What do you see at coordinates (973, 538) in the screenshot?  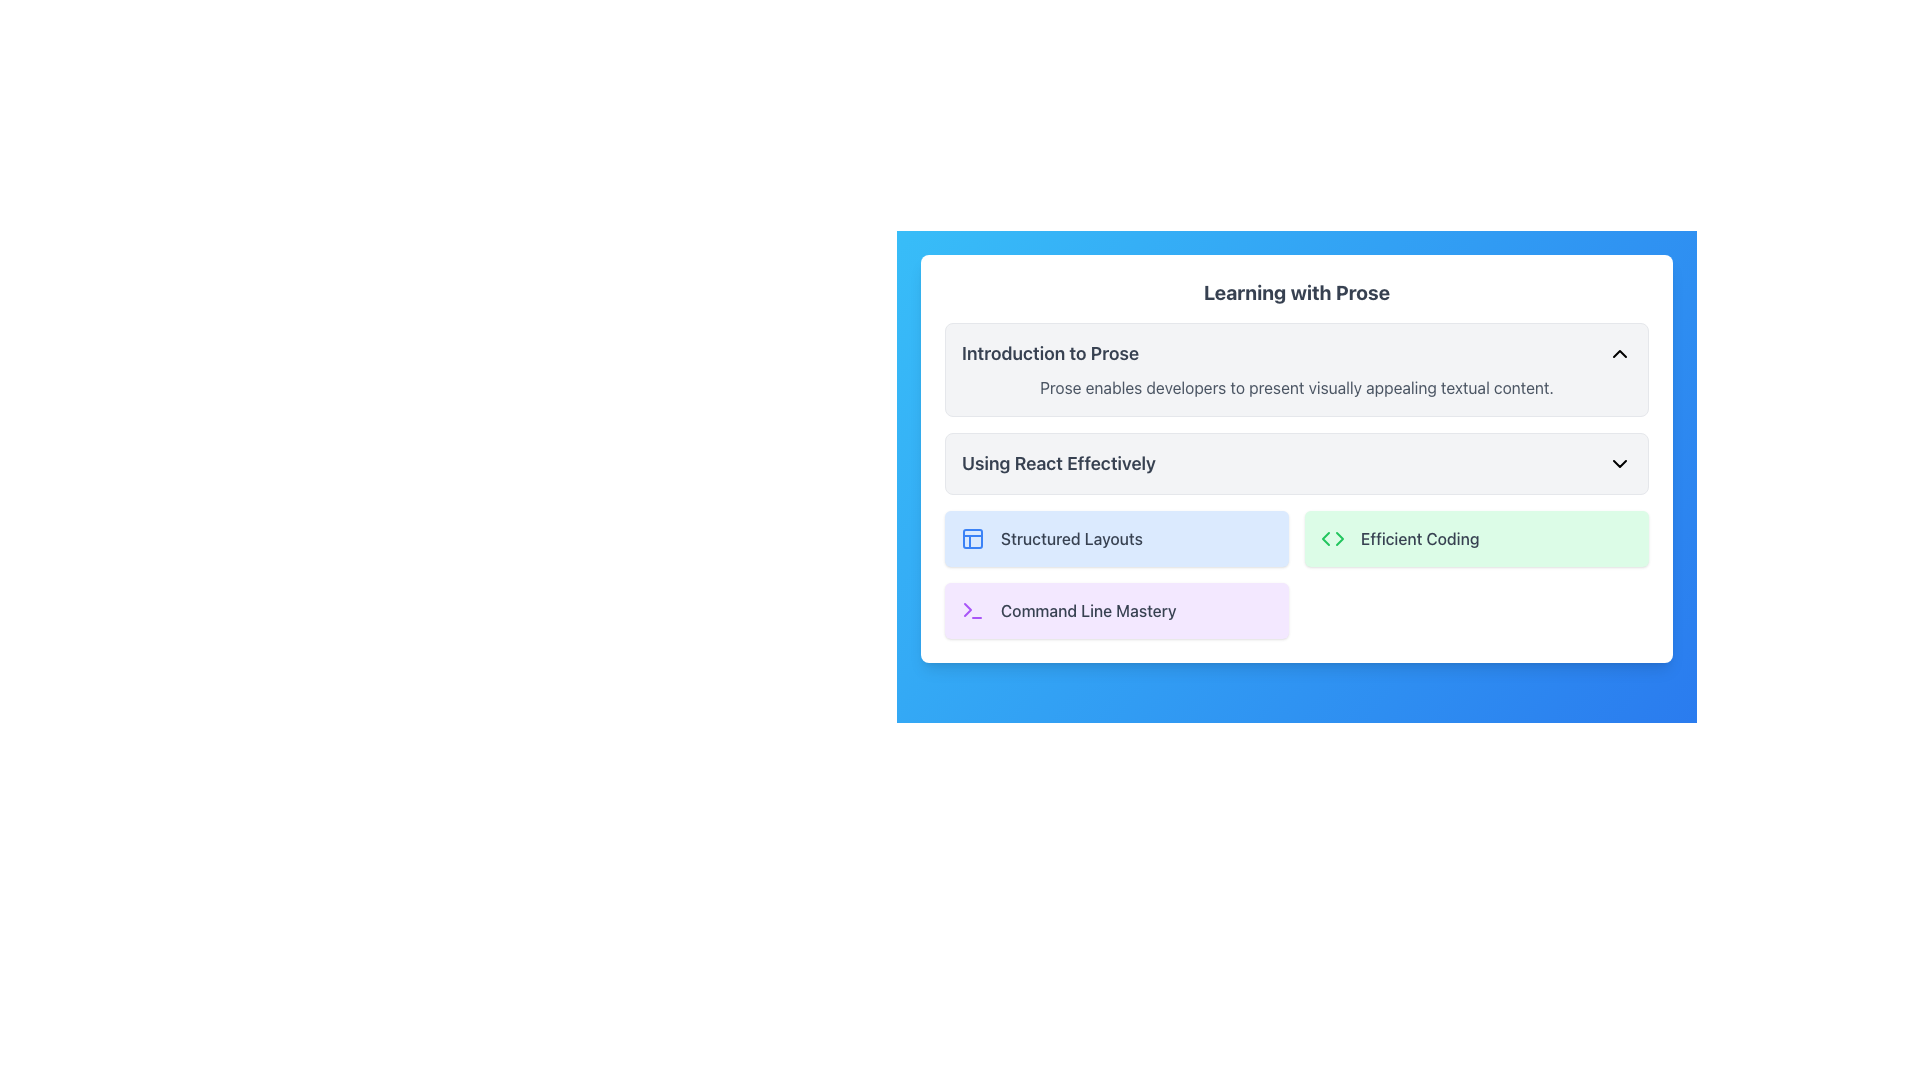 I see `the small rectangular shape with rounded corners located at the top-left corner of the SVG icon, which is part of the visual interface` at bounding box center [973, 538].